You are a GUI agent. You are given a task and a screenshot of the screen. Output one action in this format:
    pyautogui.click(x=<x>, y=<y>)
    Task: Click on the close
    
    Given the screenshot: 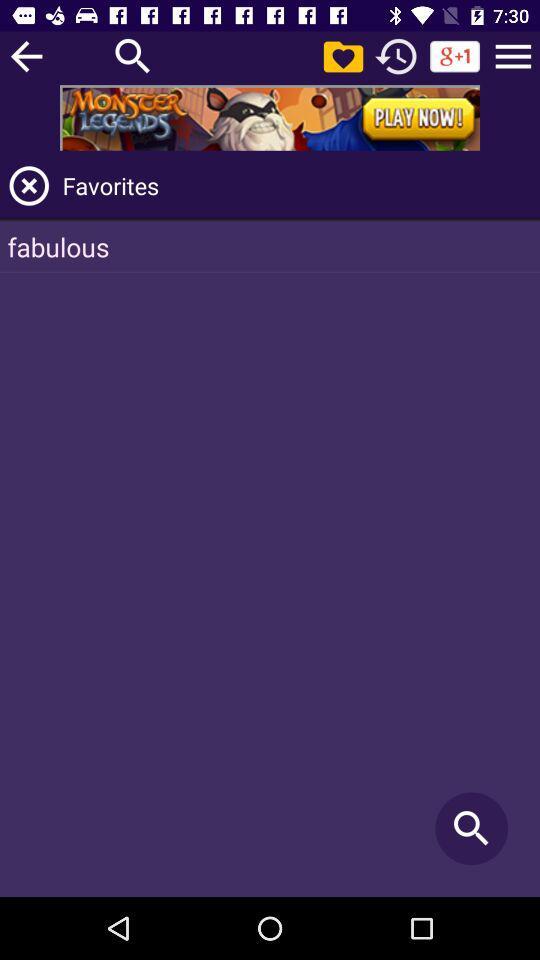 What is the action you would take?
    pyautogui.click(x=28, y=185)
    